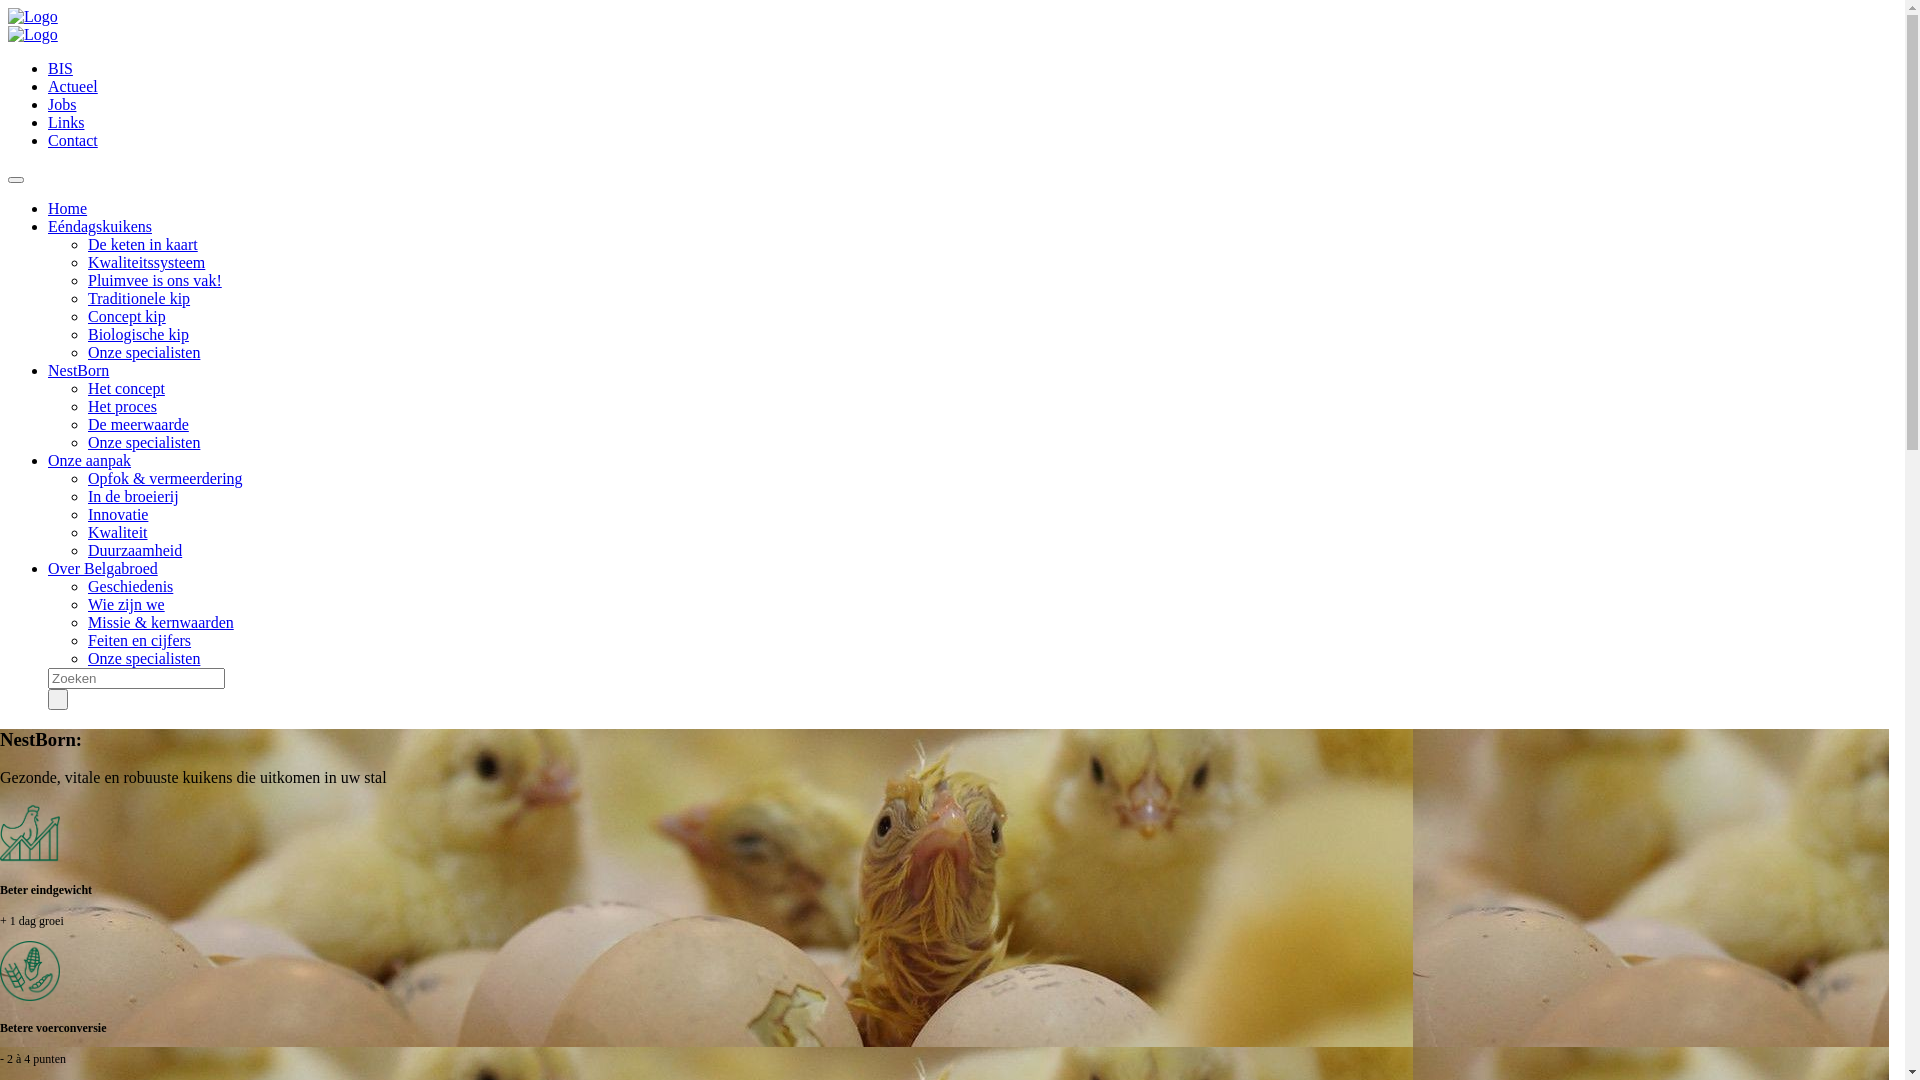 This screenshot has height=1080, width=1920. What do you see at coordinates (117, 513) in the screenshot?
I see `'Innovatie'` at bounding box center [117, 513].